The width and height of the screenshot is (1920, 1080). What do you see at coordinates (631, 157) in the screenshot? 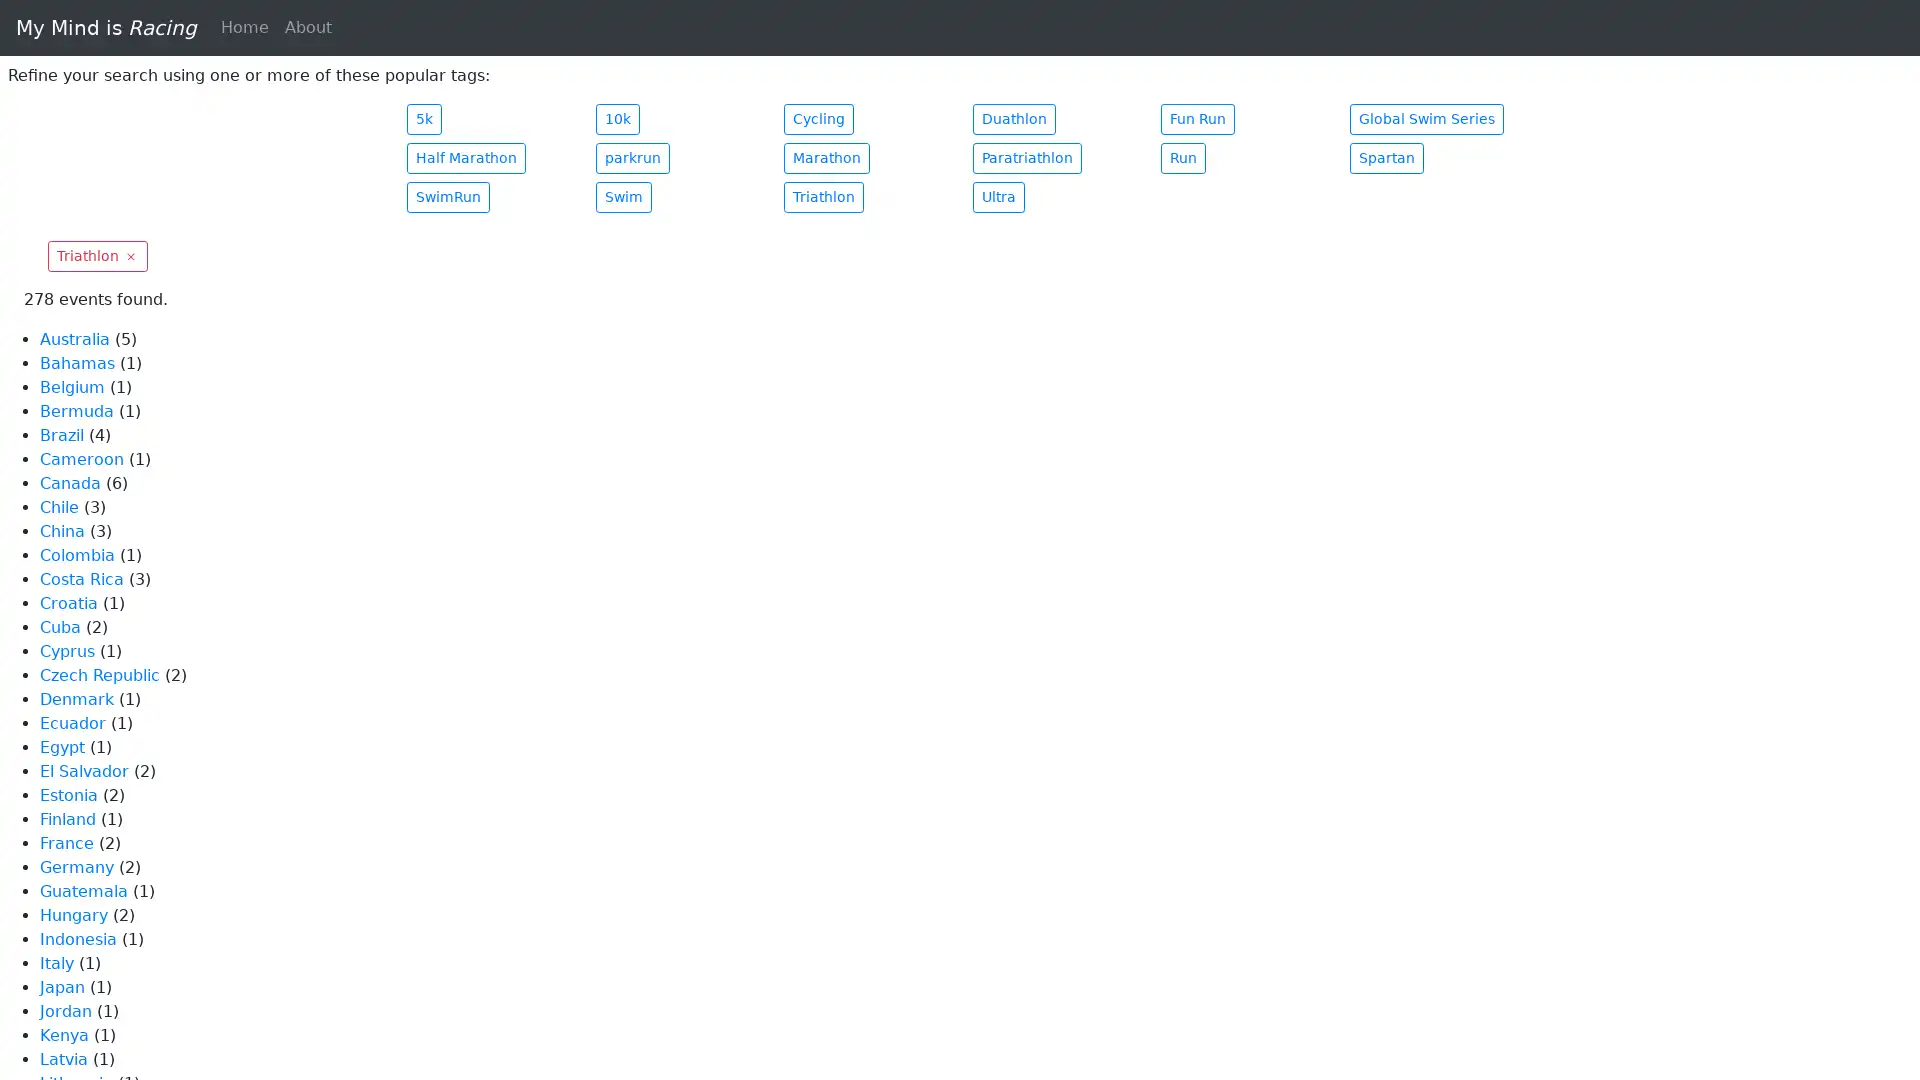
I see `parkrun` at bounding box center [631, 157].